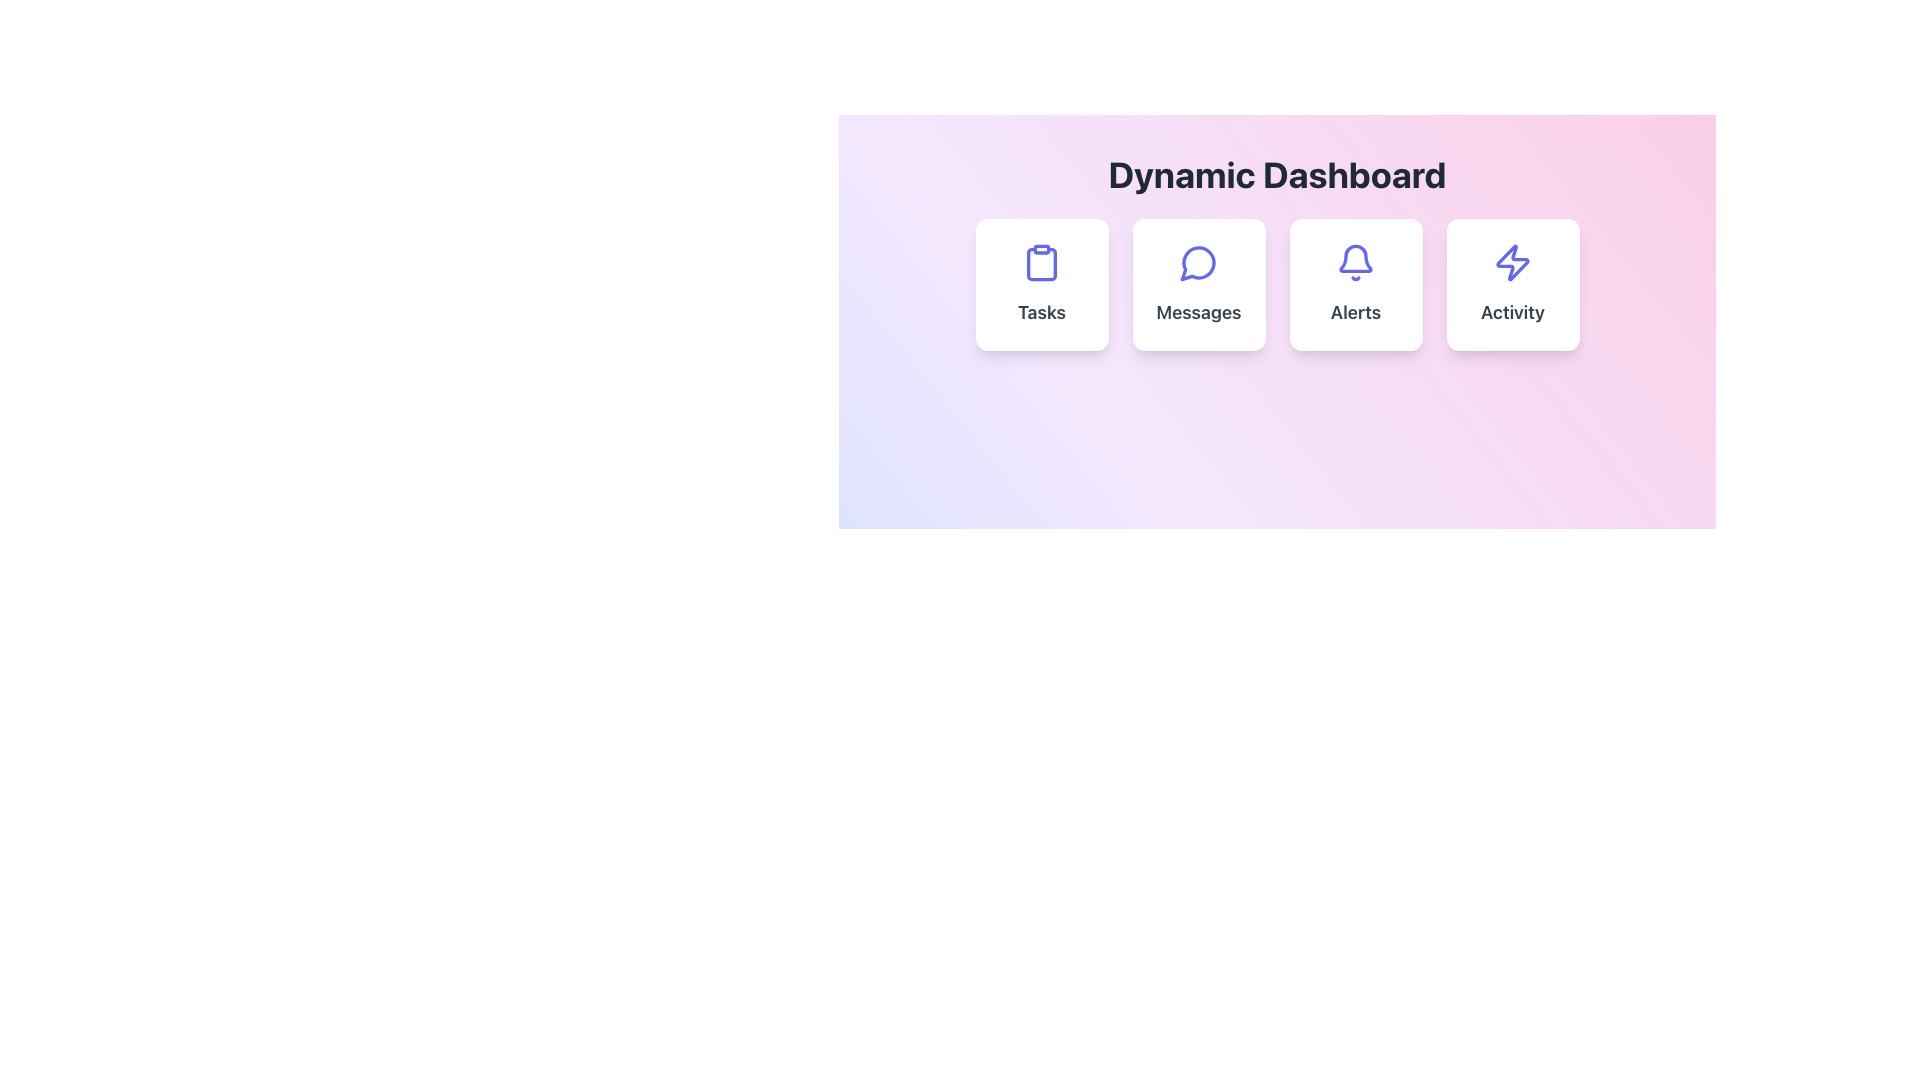  I want to click on the 'Activity' button, which is a rectangular card with a white background, rounded corners, a blue lightning bolt icon, and bold gray text, located in the grid under 'Dynamic Dashboard', so click(1512, 285).